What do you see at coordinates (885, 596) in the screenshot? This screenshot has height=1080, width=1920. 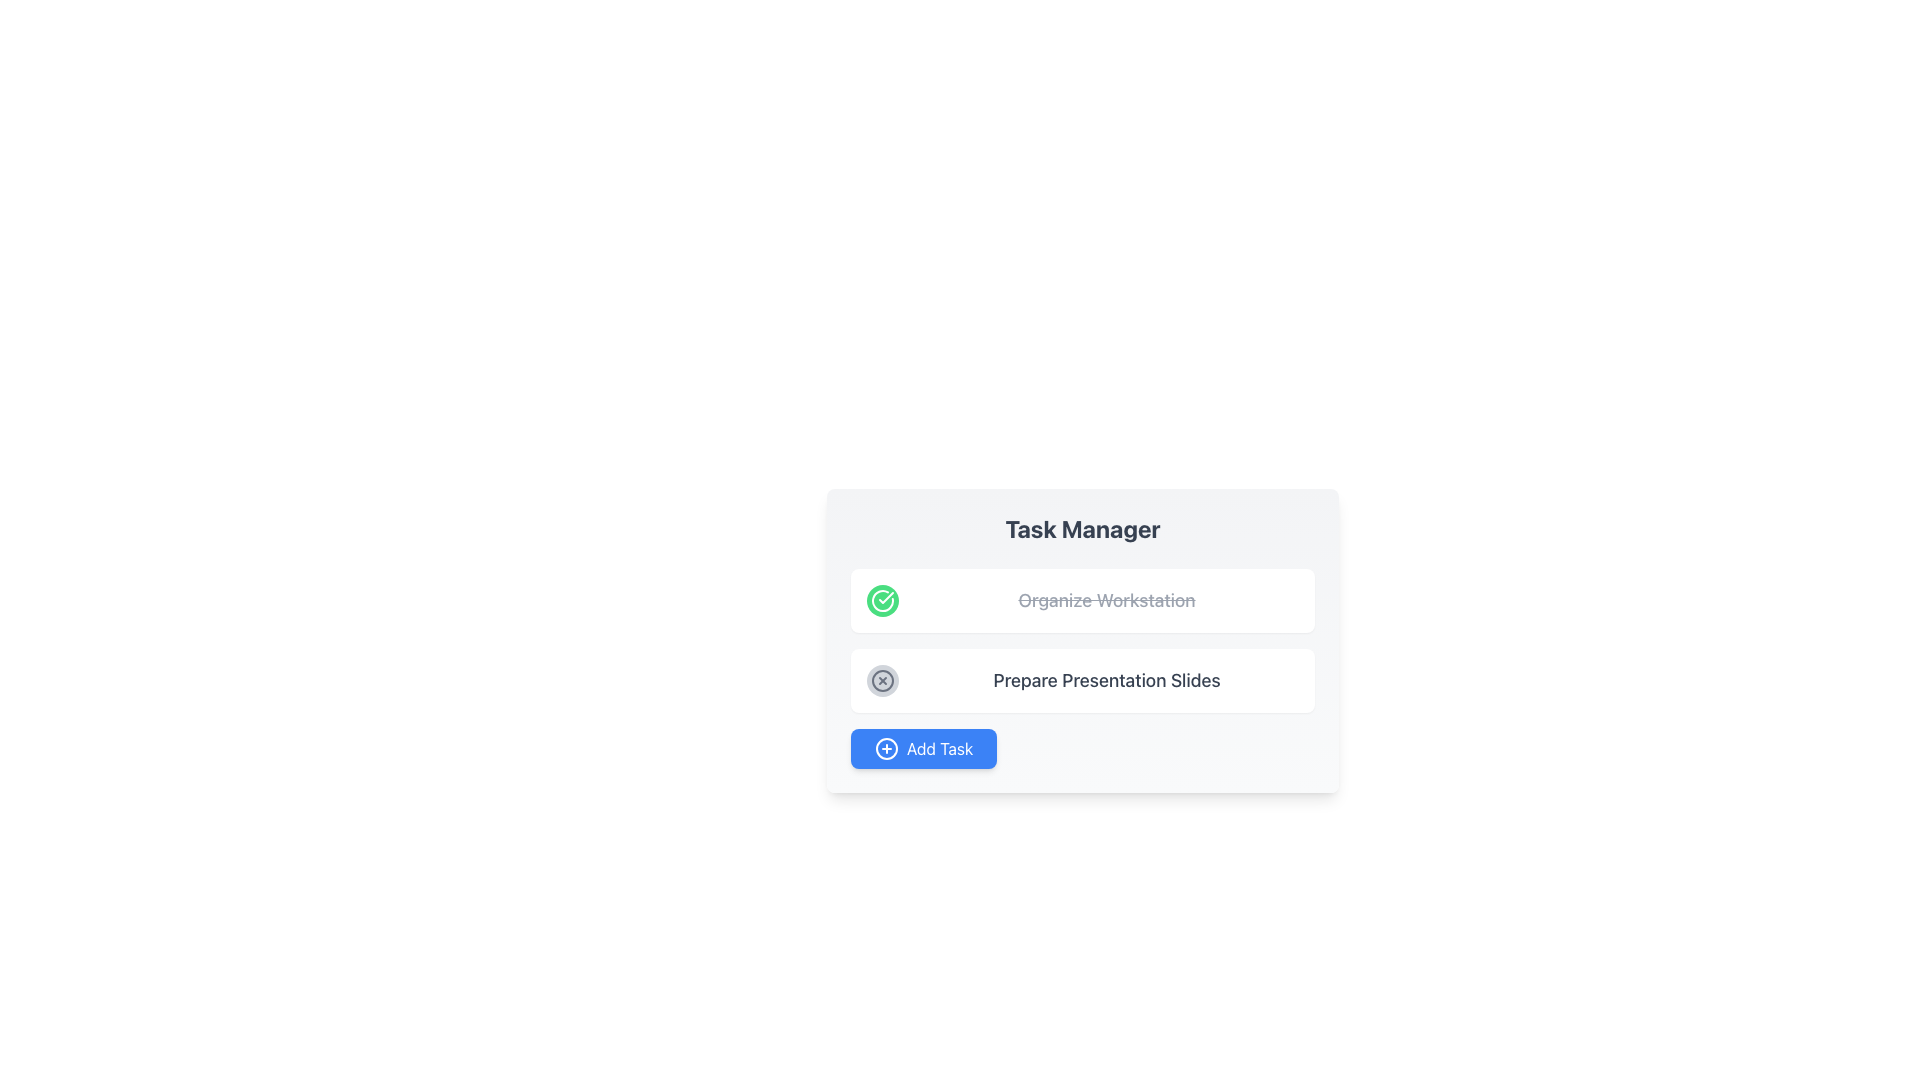 I see `the checkmark icon within the green circular background on the left side of the 'Organize Workstation' task entry to interact with it` at bounding box center [885, 596].